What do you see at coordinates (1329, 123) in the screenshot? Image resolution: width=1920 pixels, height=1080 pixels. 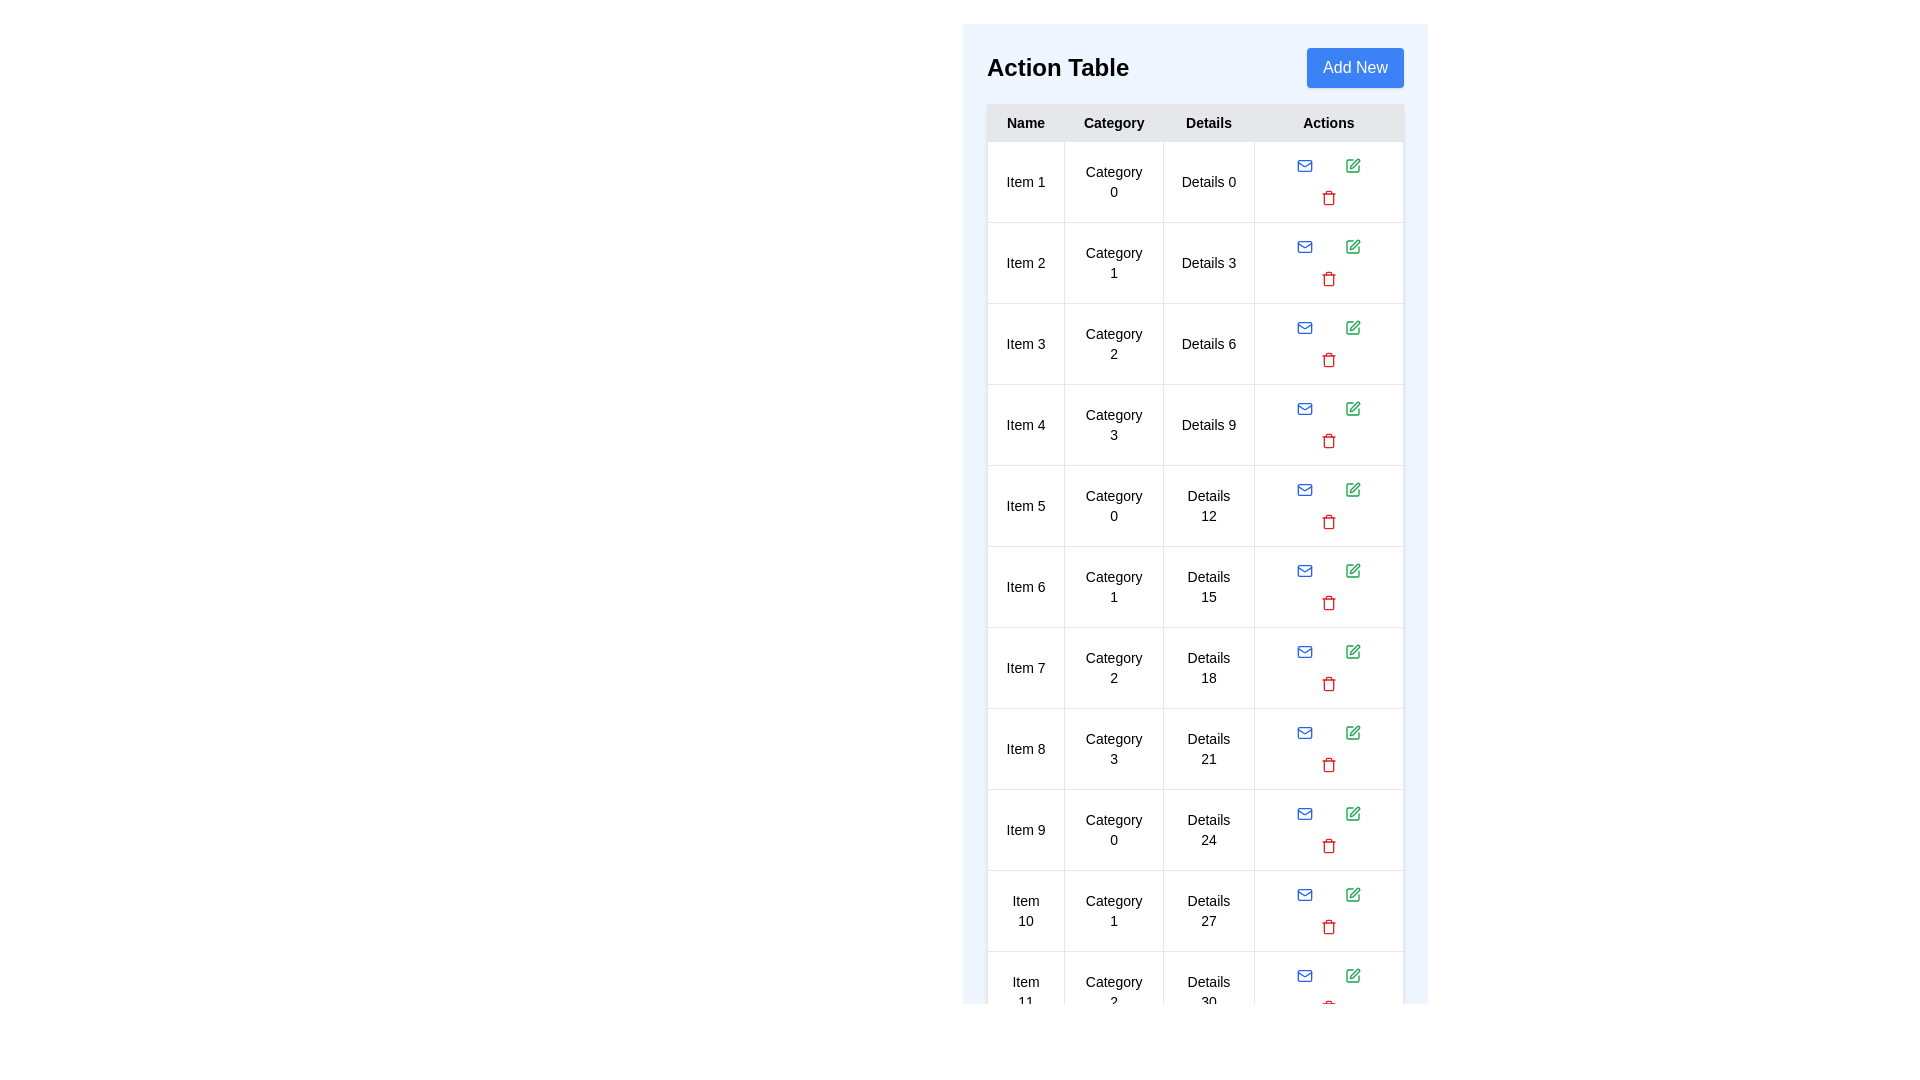 I see `the table header Actions to sort or filter the table by that column` at bounding box center [1329, 123].